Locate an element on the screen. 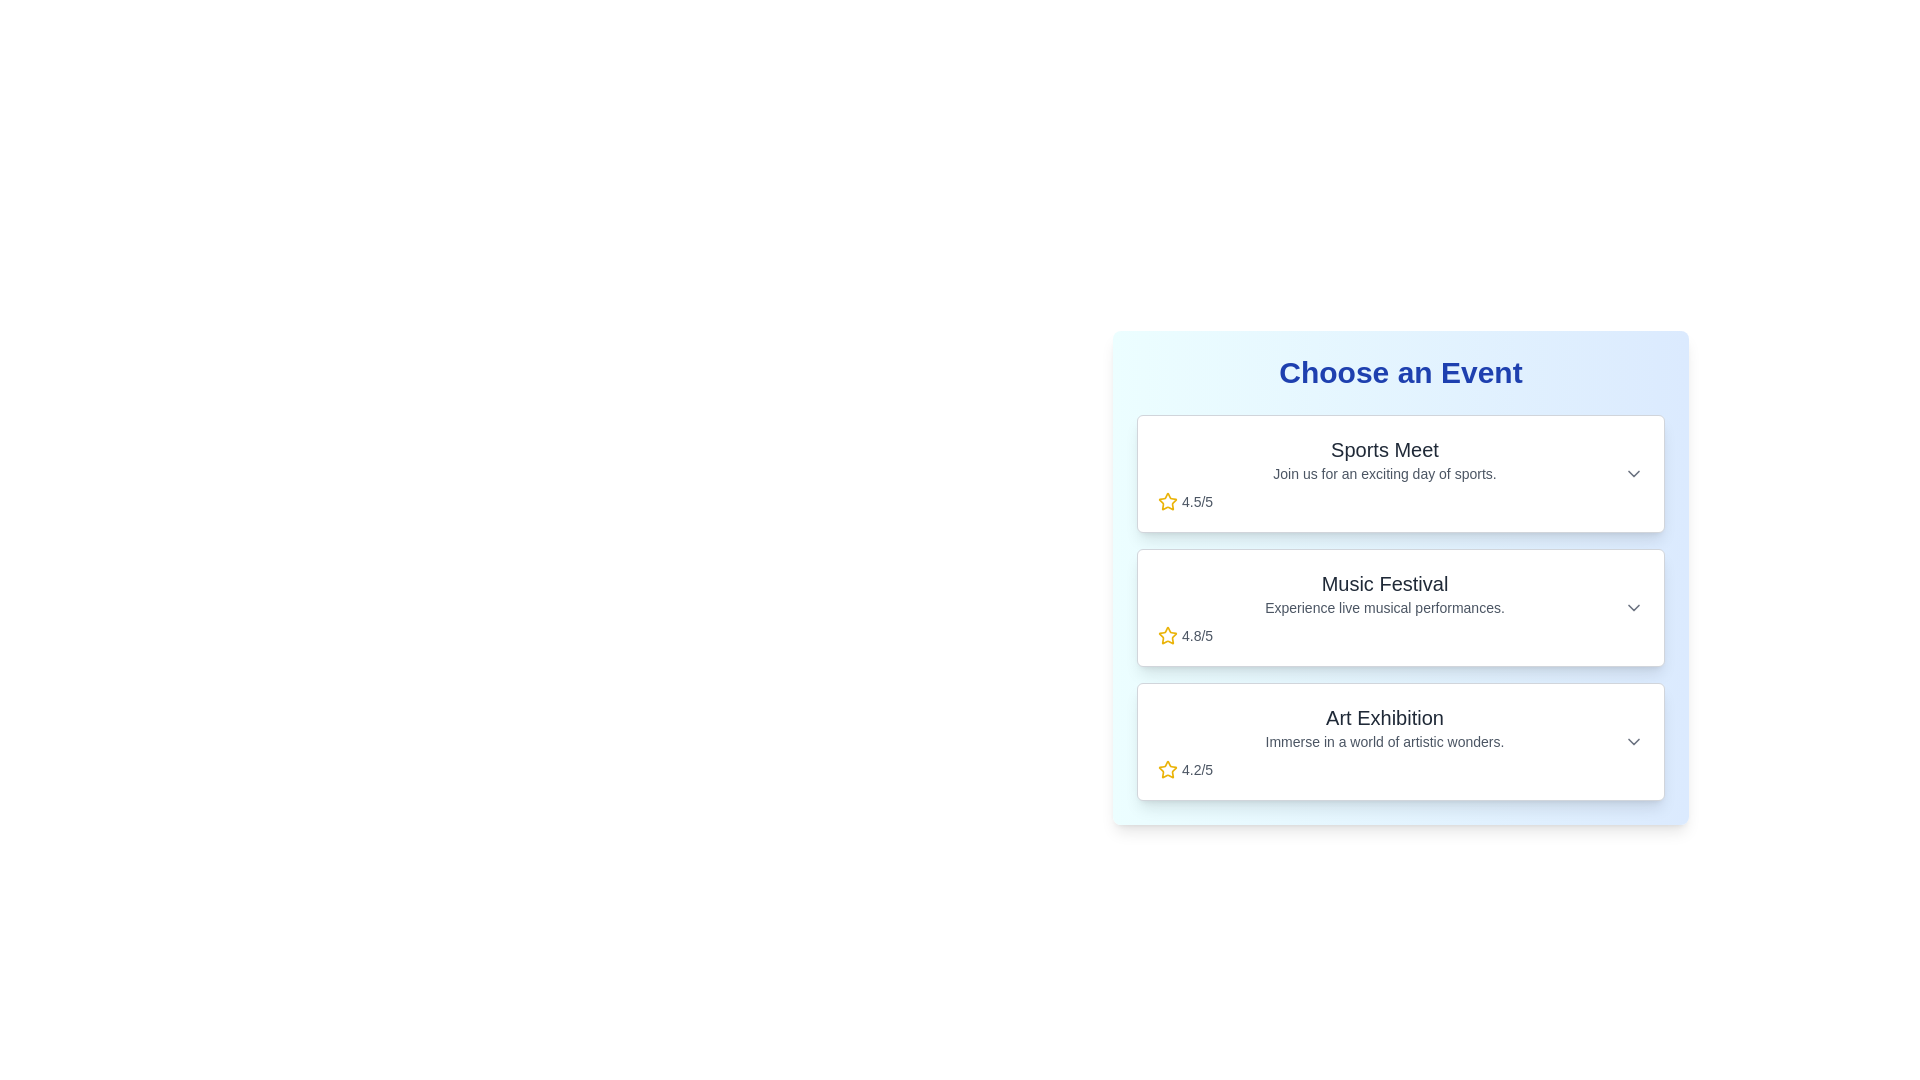  the text label that says 'Experience live musical performances.' which is styled in a smaller gray font and located below the 'Music Festival' heading is located at coordinates (1384, 607).